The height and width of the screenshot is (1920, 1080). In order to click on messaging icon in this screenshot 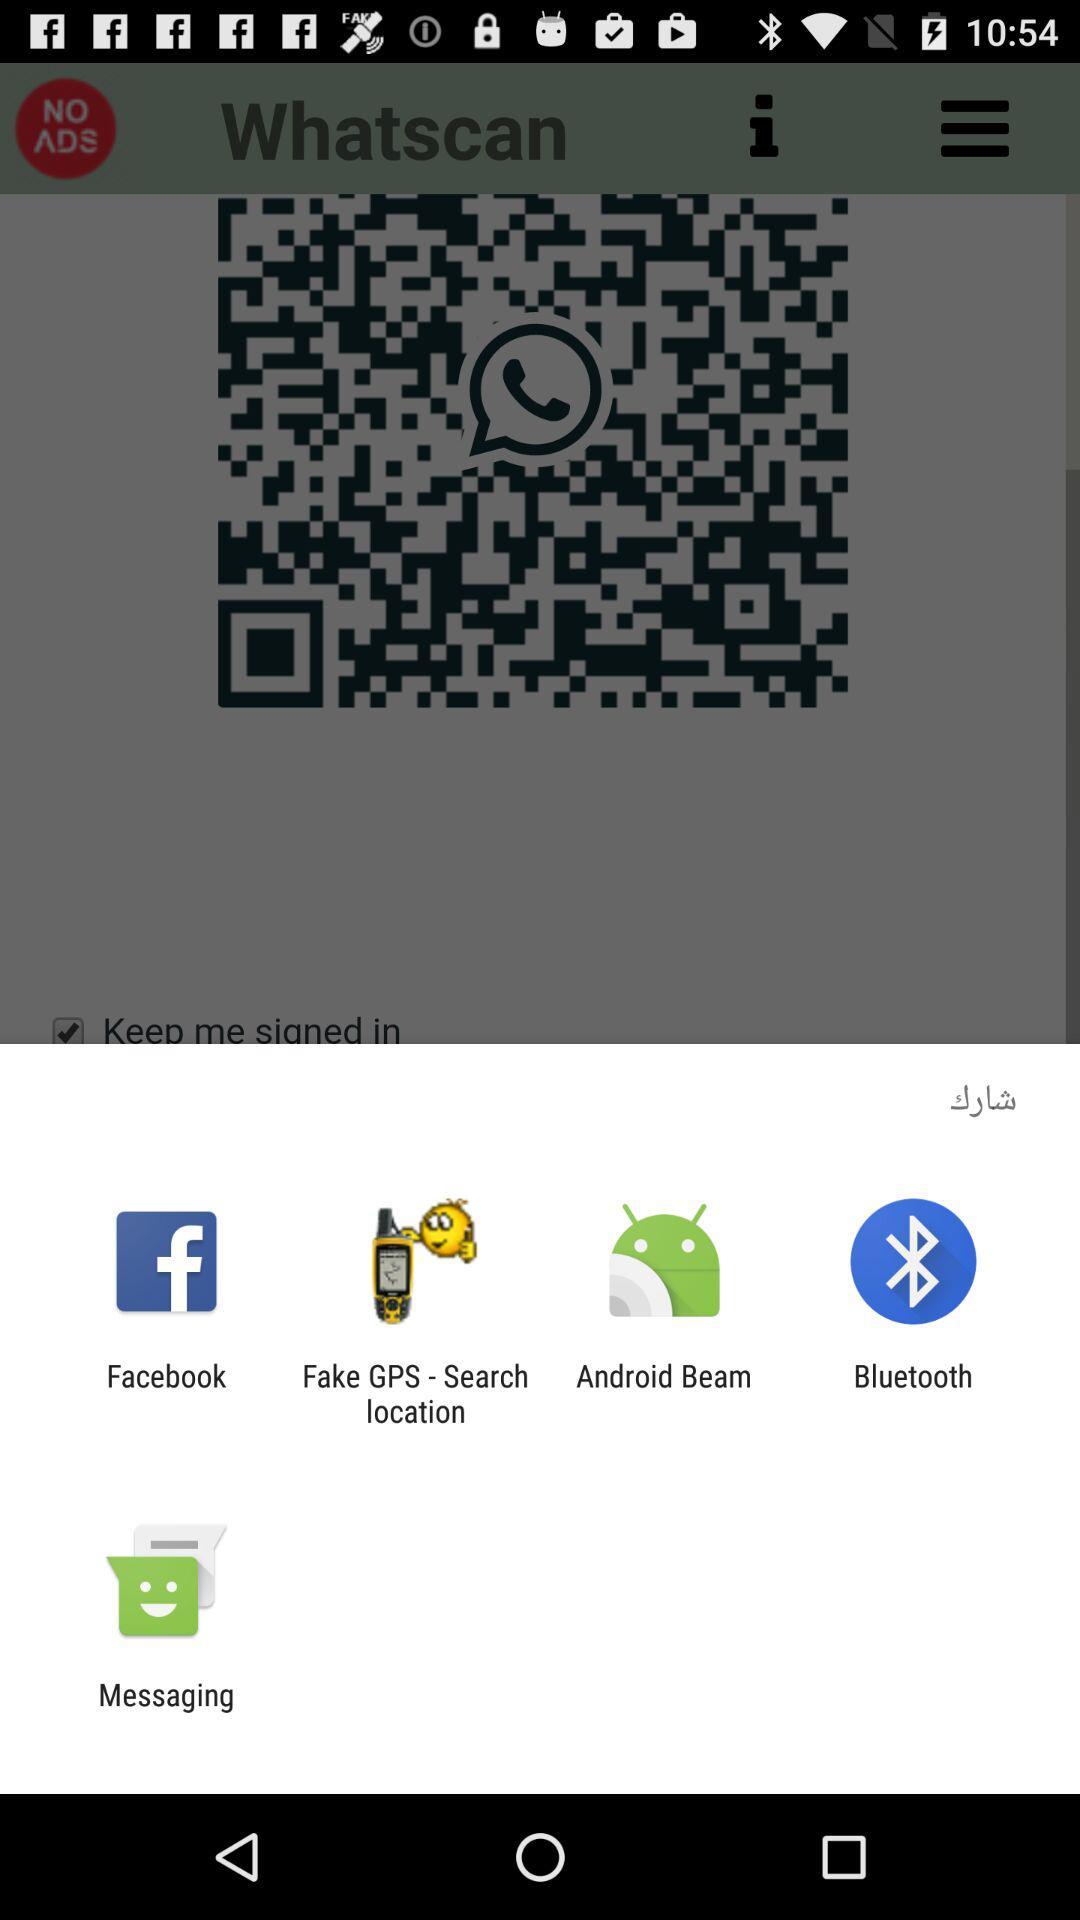, I will do `click(165, 1711)`.